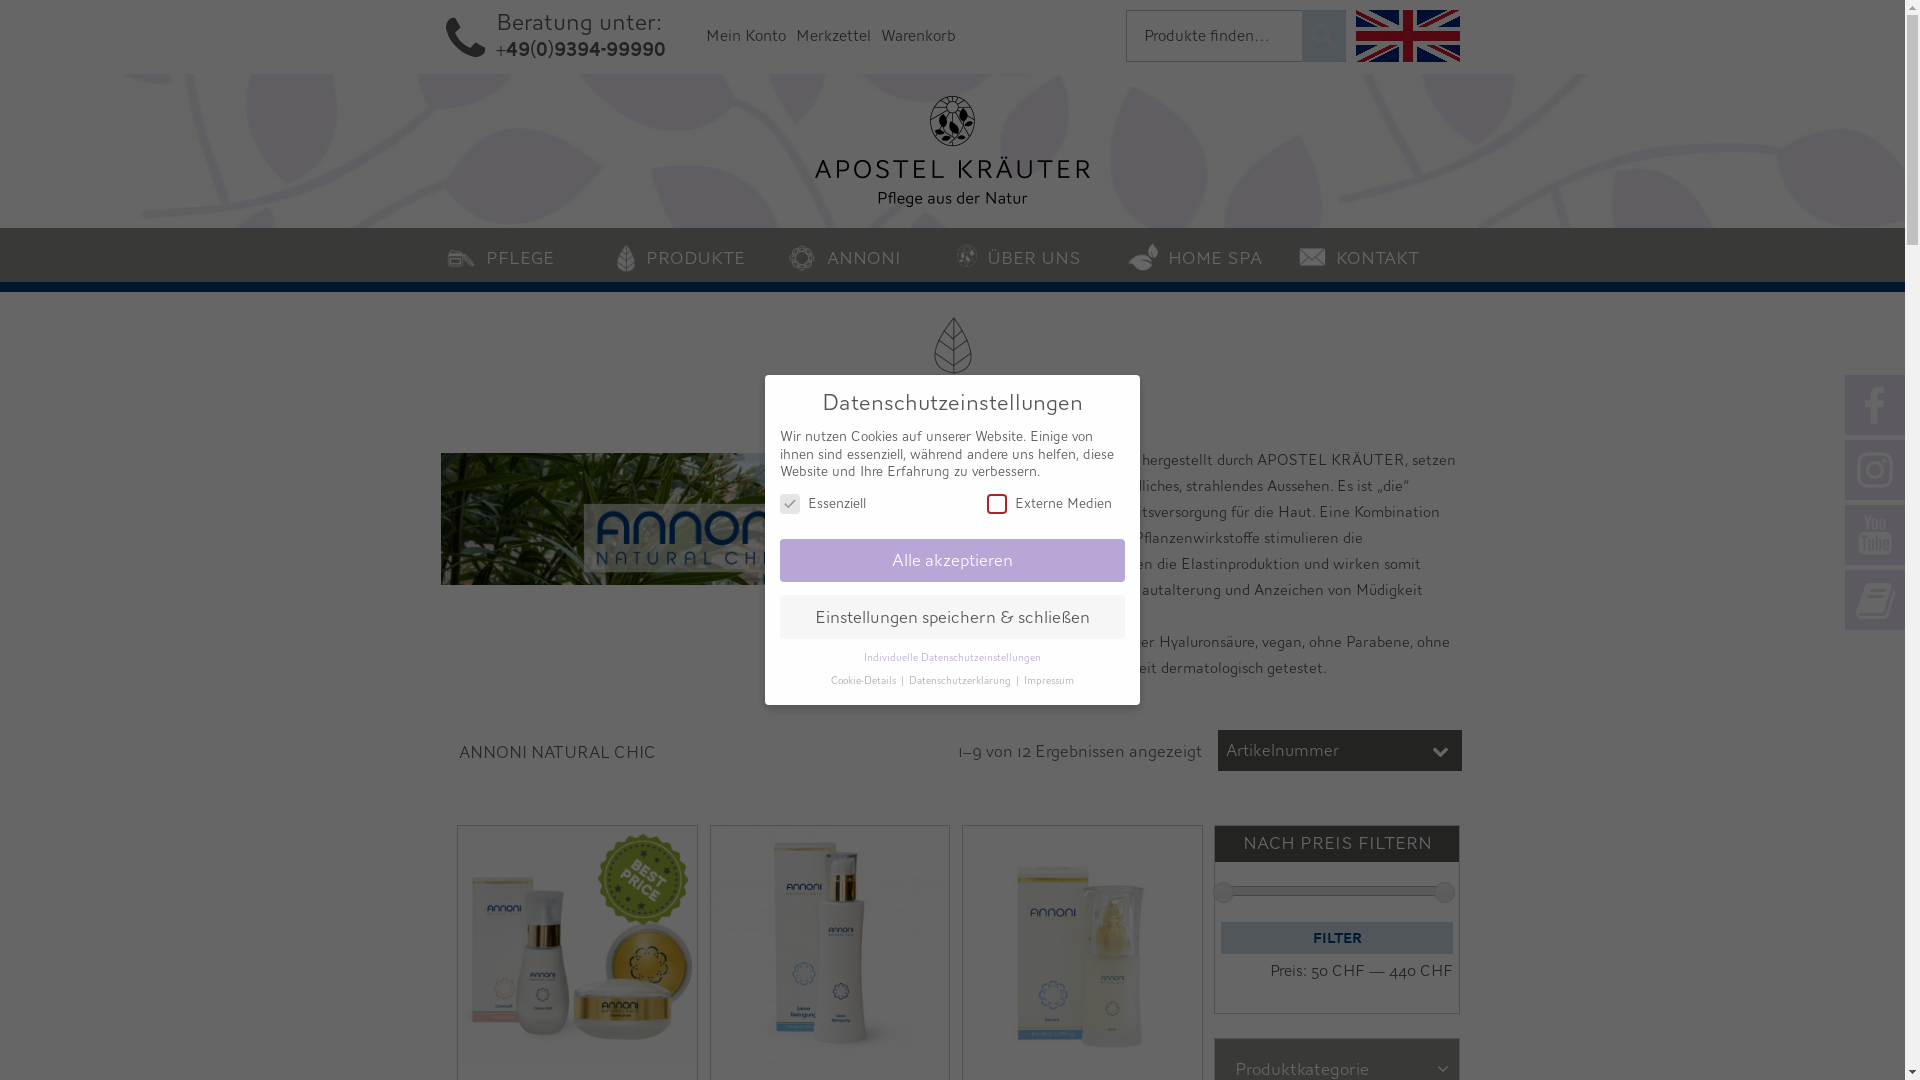  Describe the element at coordinates (833, 35) in the screenshot. I see `'Merkzettel'` at that location.